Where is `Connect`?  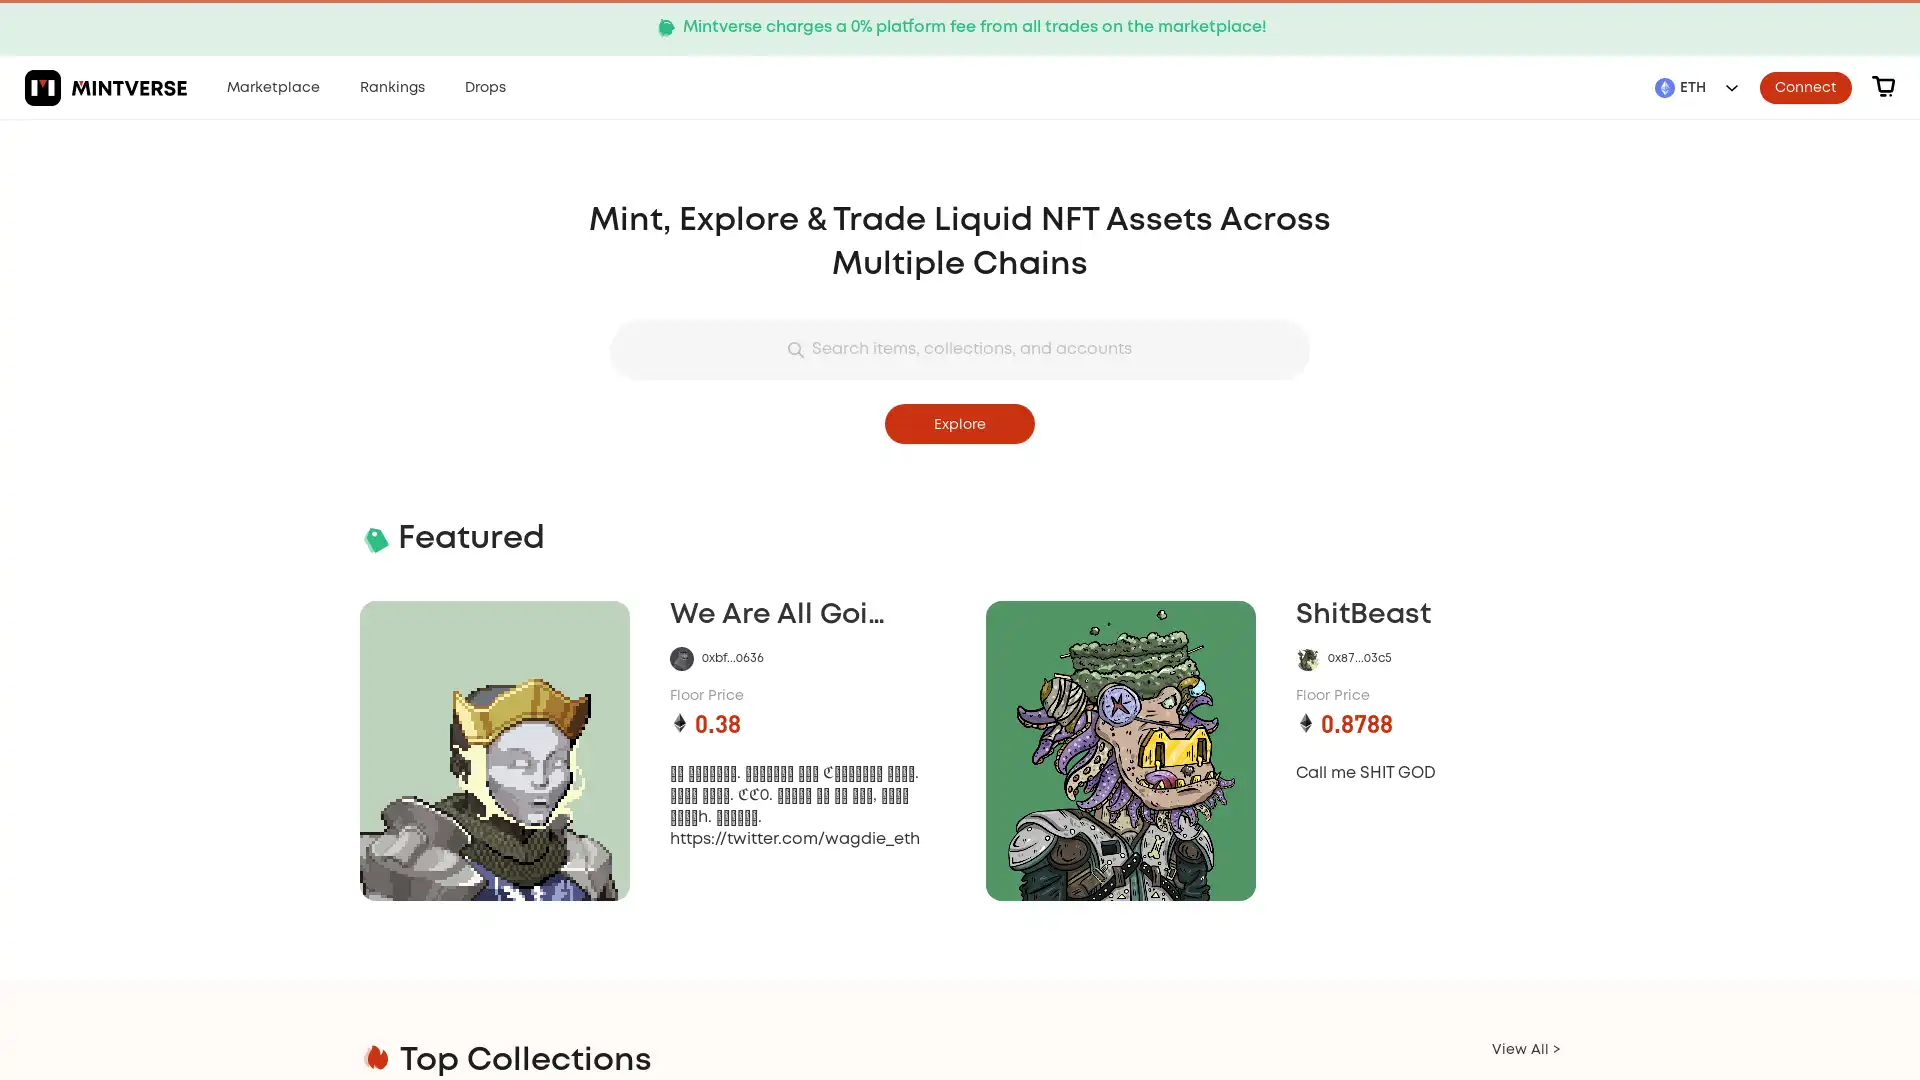
Connect is located at coordinates (1805, 86).